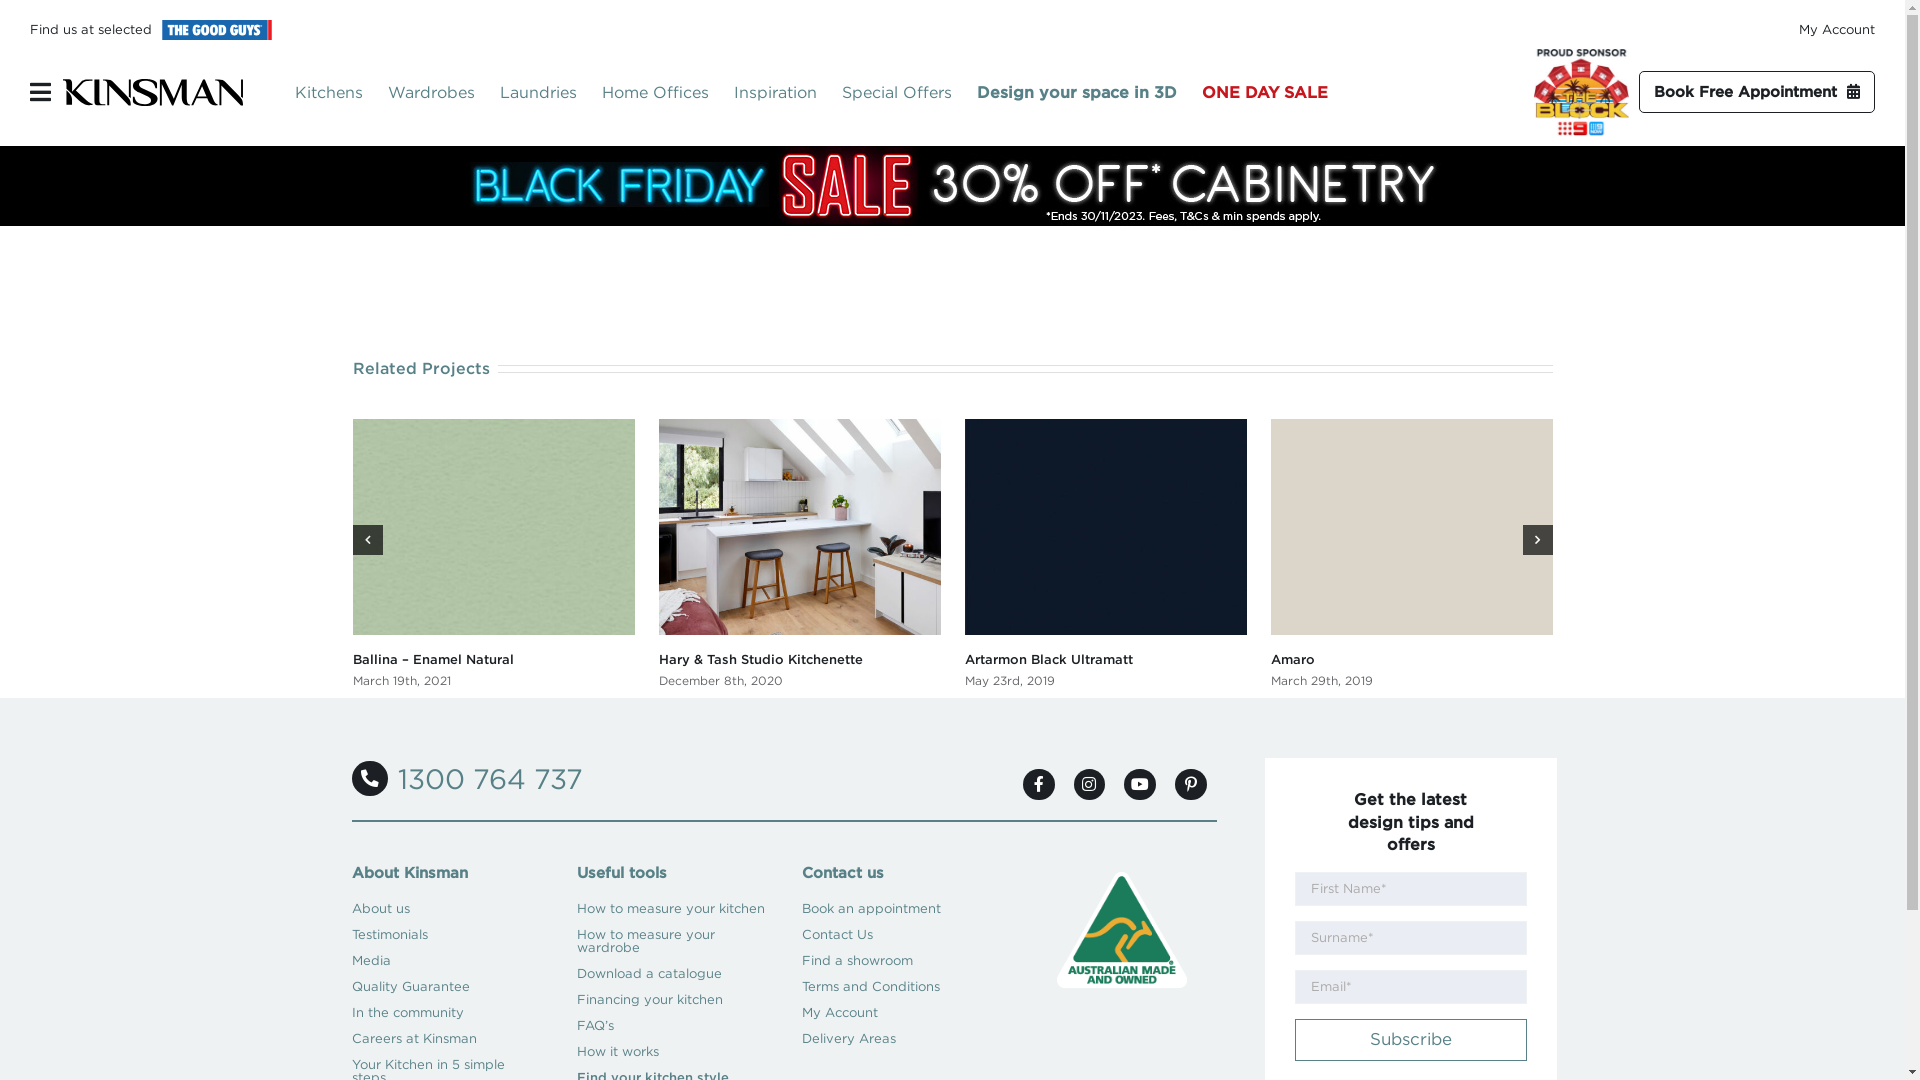  I want to click on 'Design your space in 3D', so click(1088, 92).